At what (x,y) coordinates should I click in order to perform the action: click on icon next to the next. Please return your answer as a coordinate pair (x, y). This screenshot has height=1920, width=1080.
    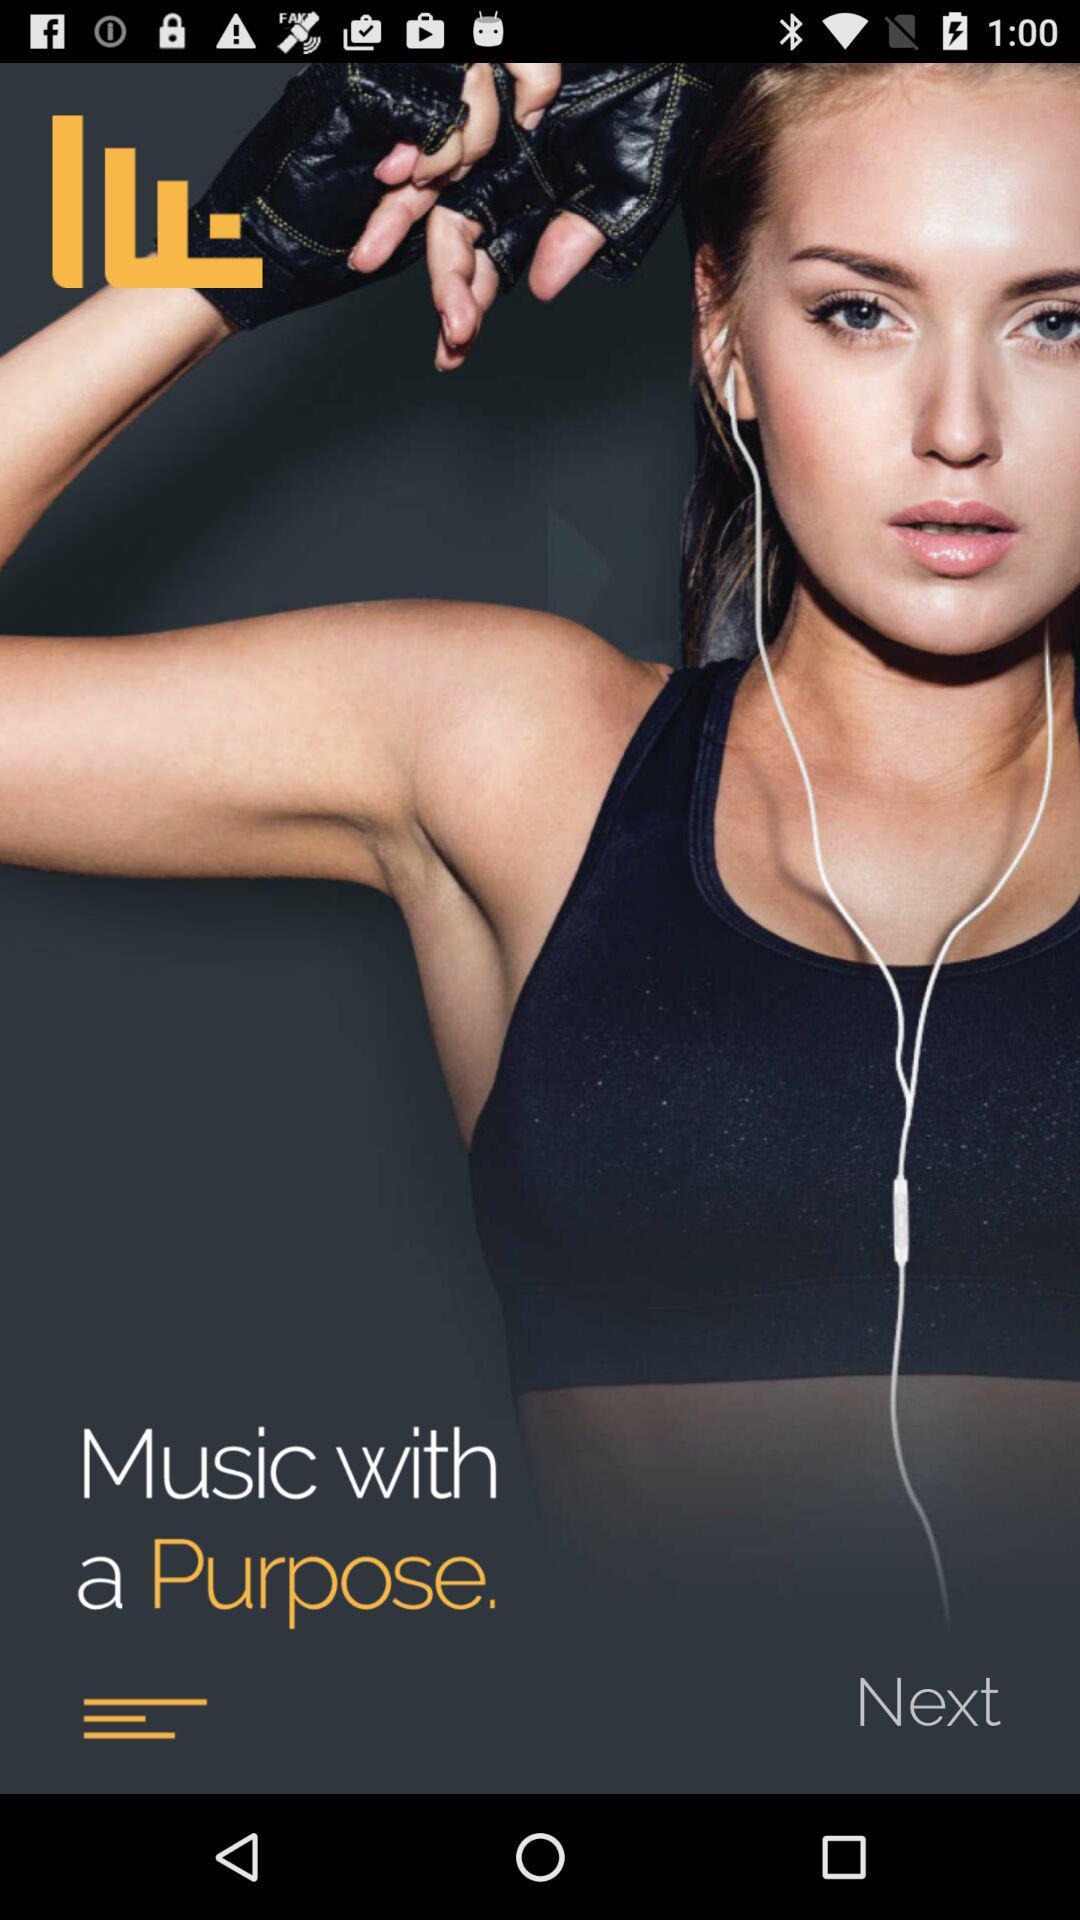
    Looking at the image, I should click on (143, 1717).